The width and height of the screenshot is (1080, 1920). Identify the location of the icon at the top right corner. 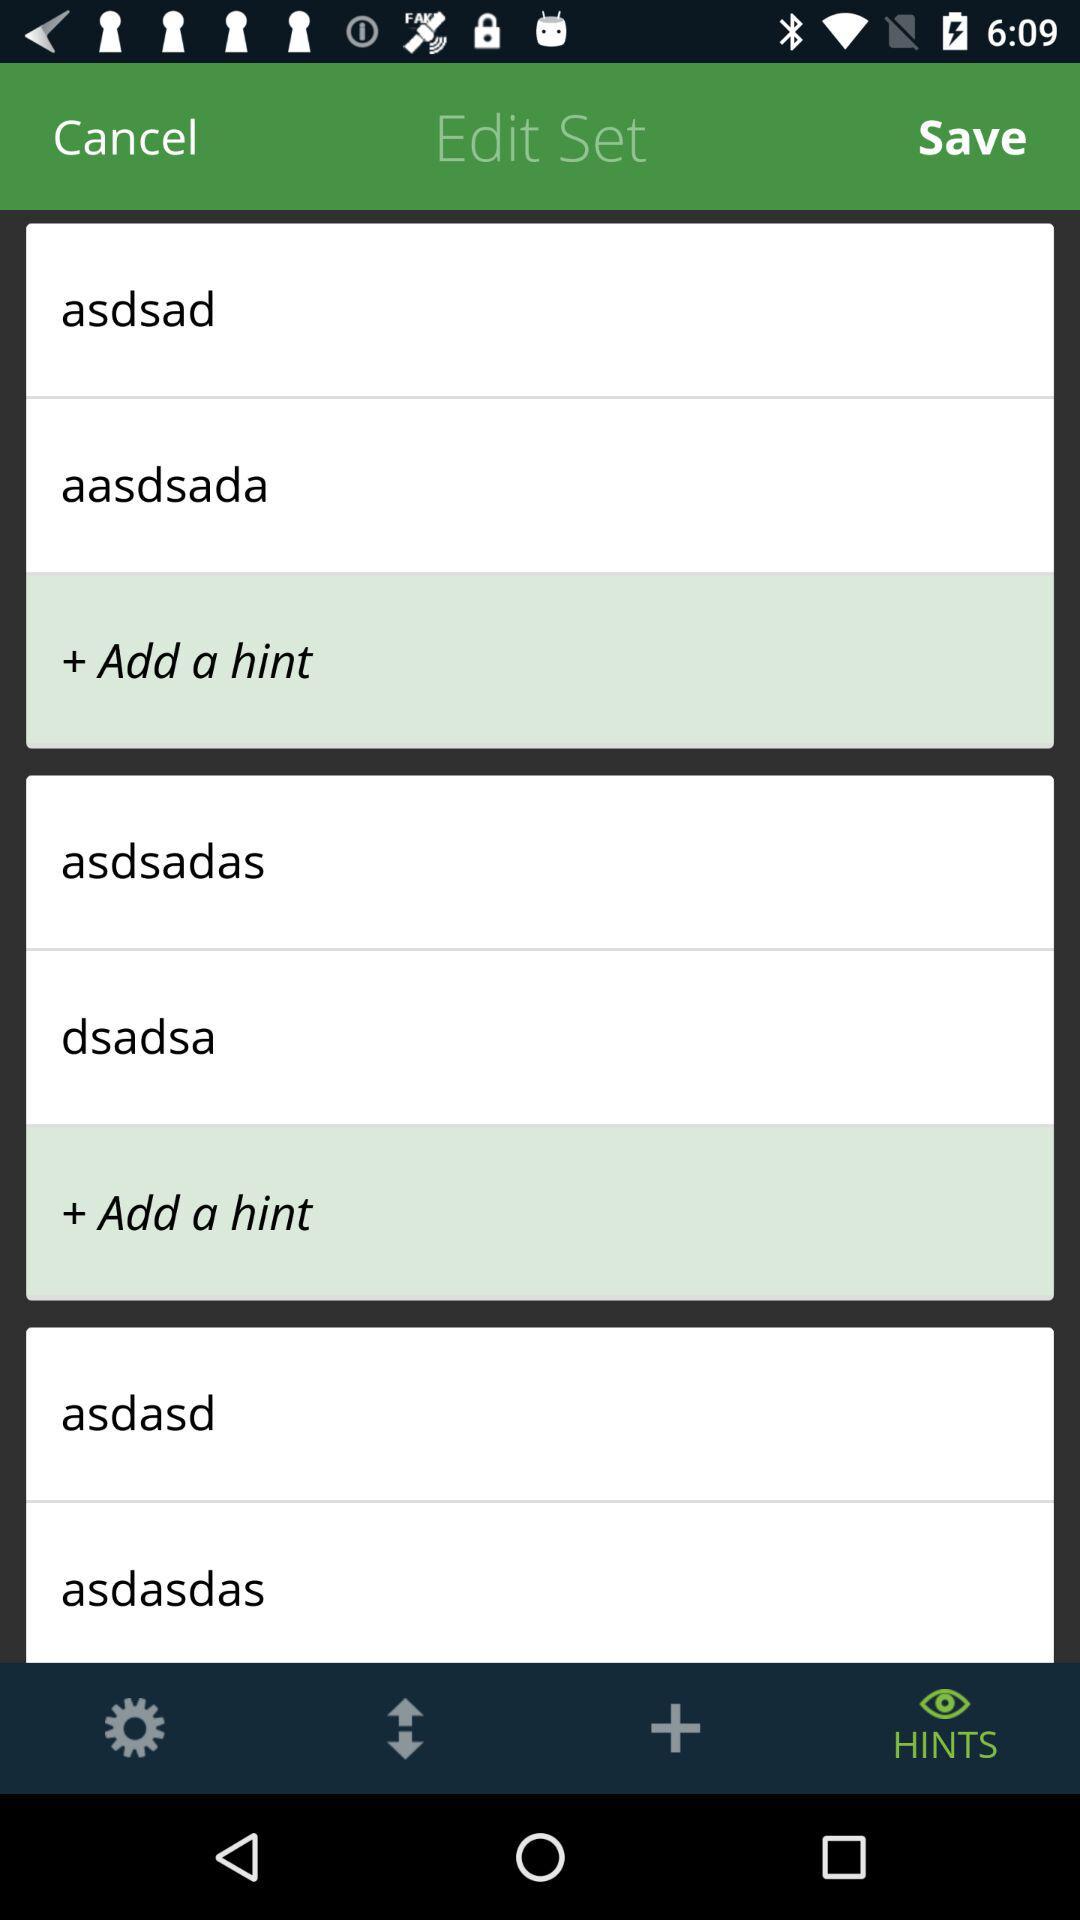
(971, 135).